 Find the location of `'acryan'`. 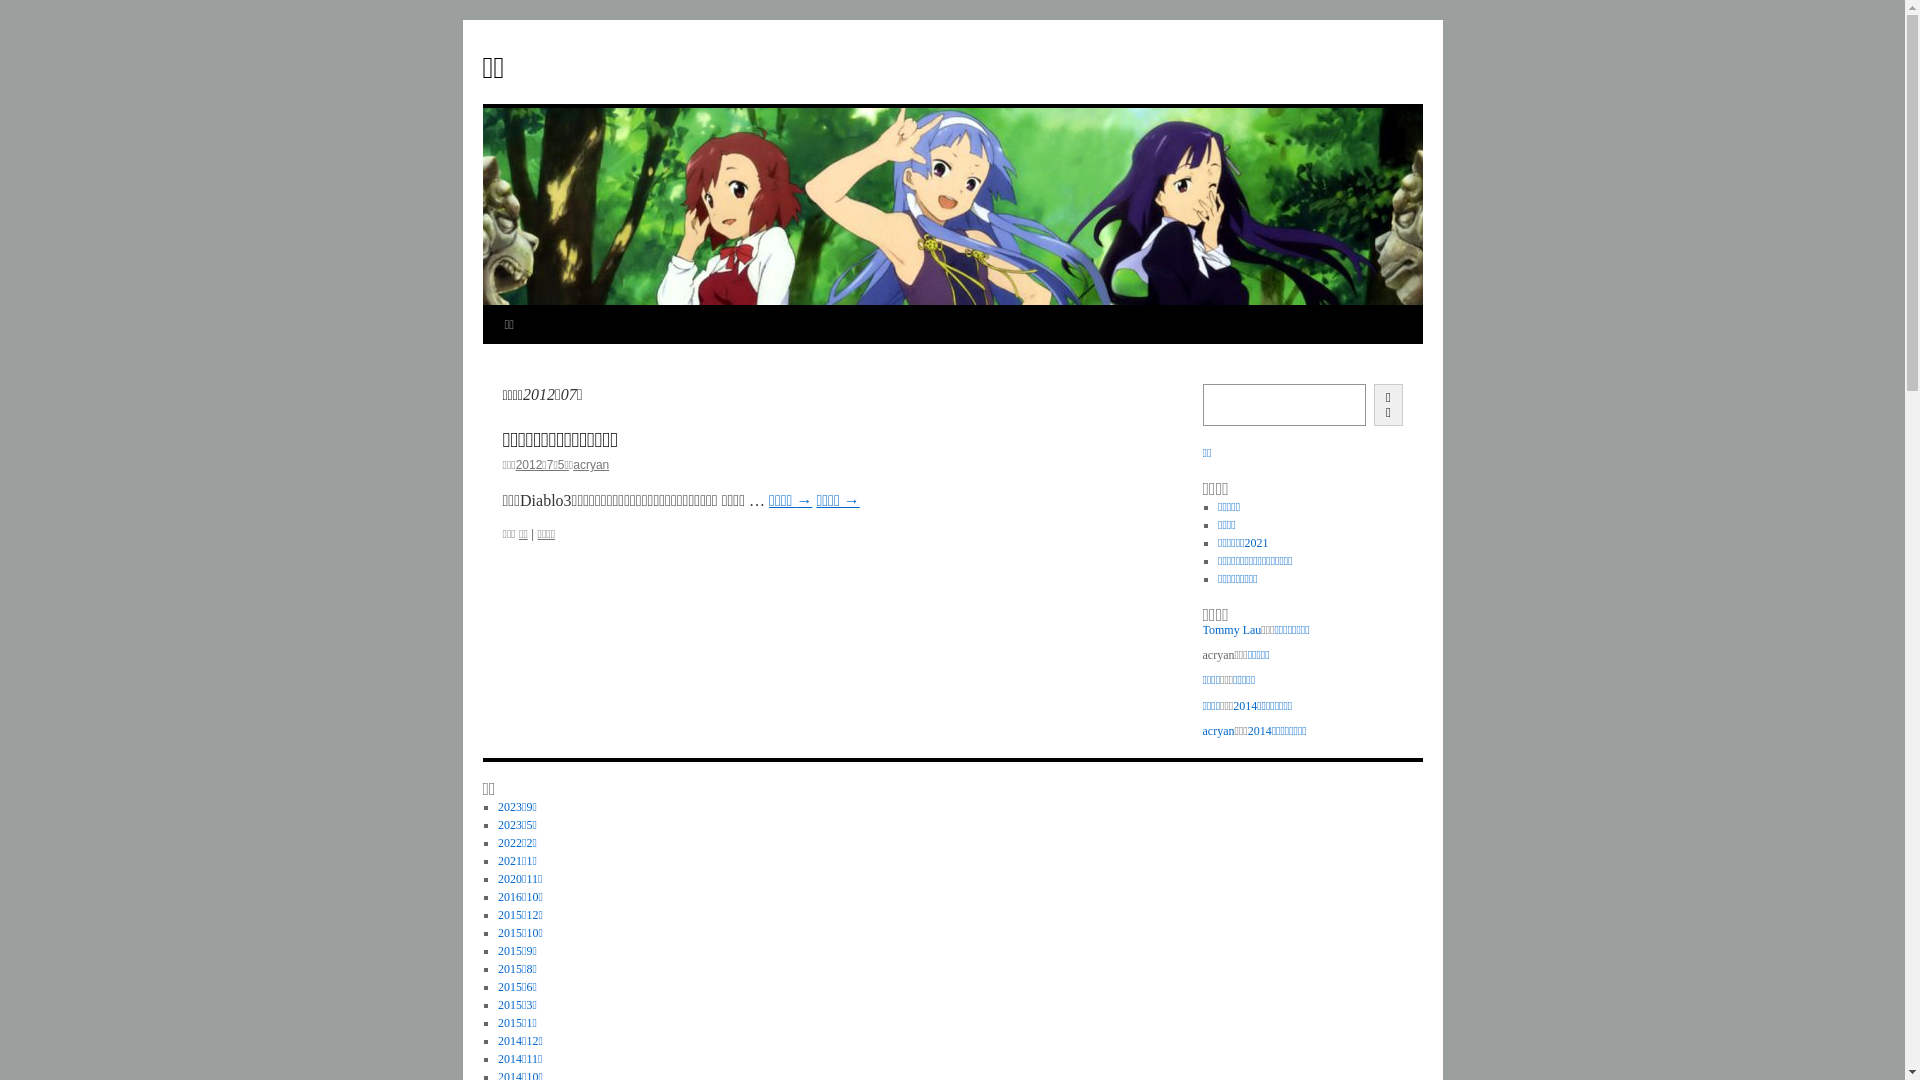

'acryan' is located at coordinates (1217, 731).